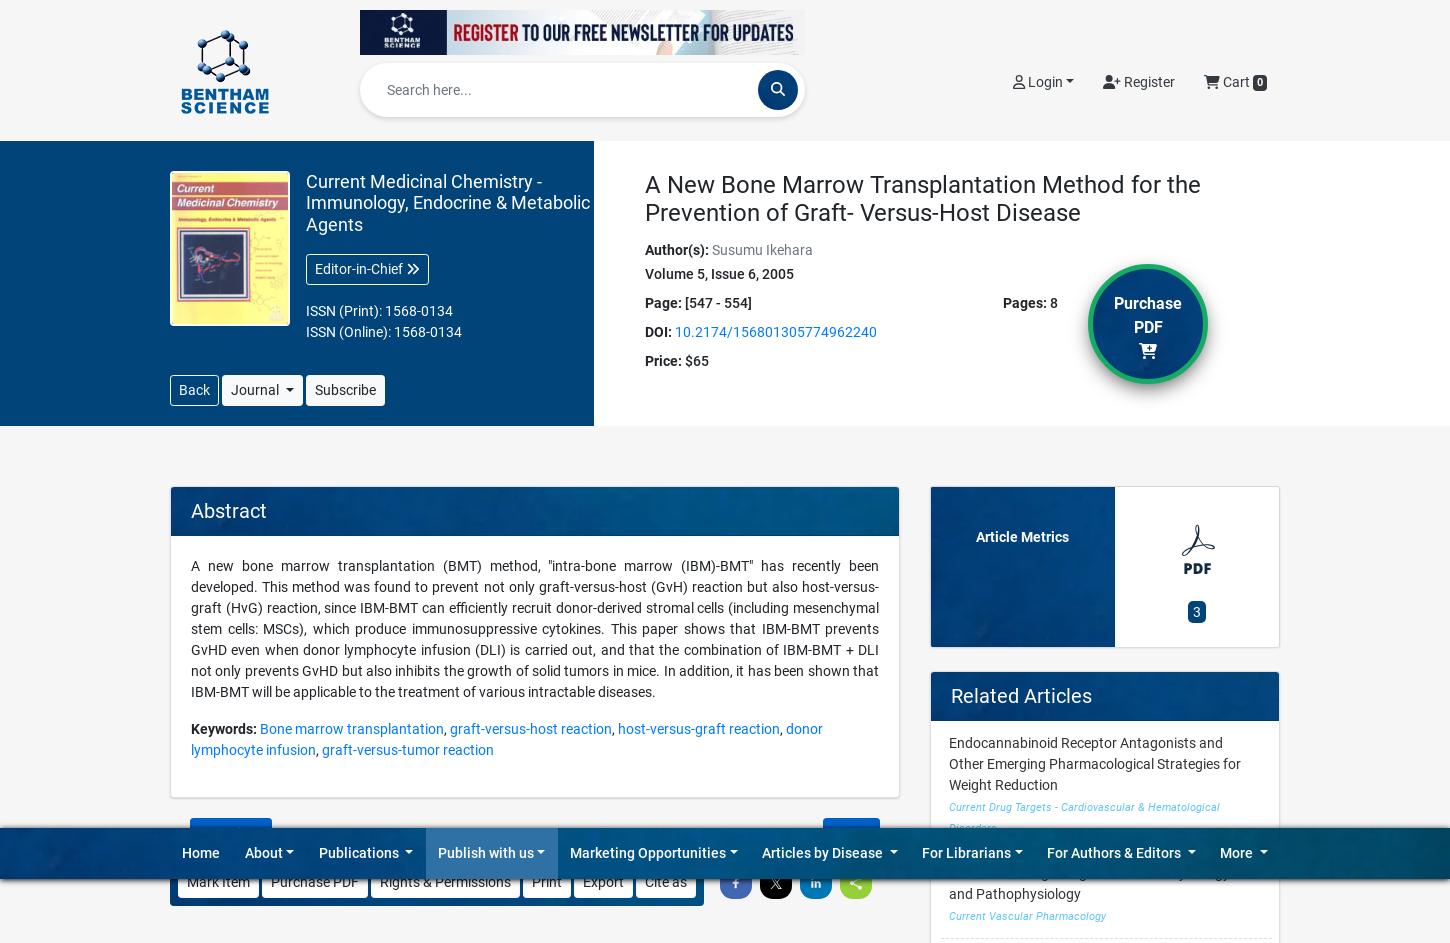 Image resolution: width=1450 pixels, height=943 pixels. Describe the element at coordinates (236, 255) in the screenshot. I see `'Hakon Reikvam et al.,'` at that location.